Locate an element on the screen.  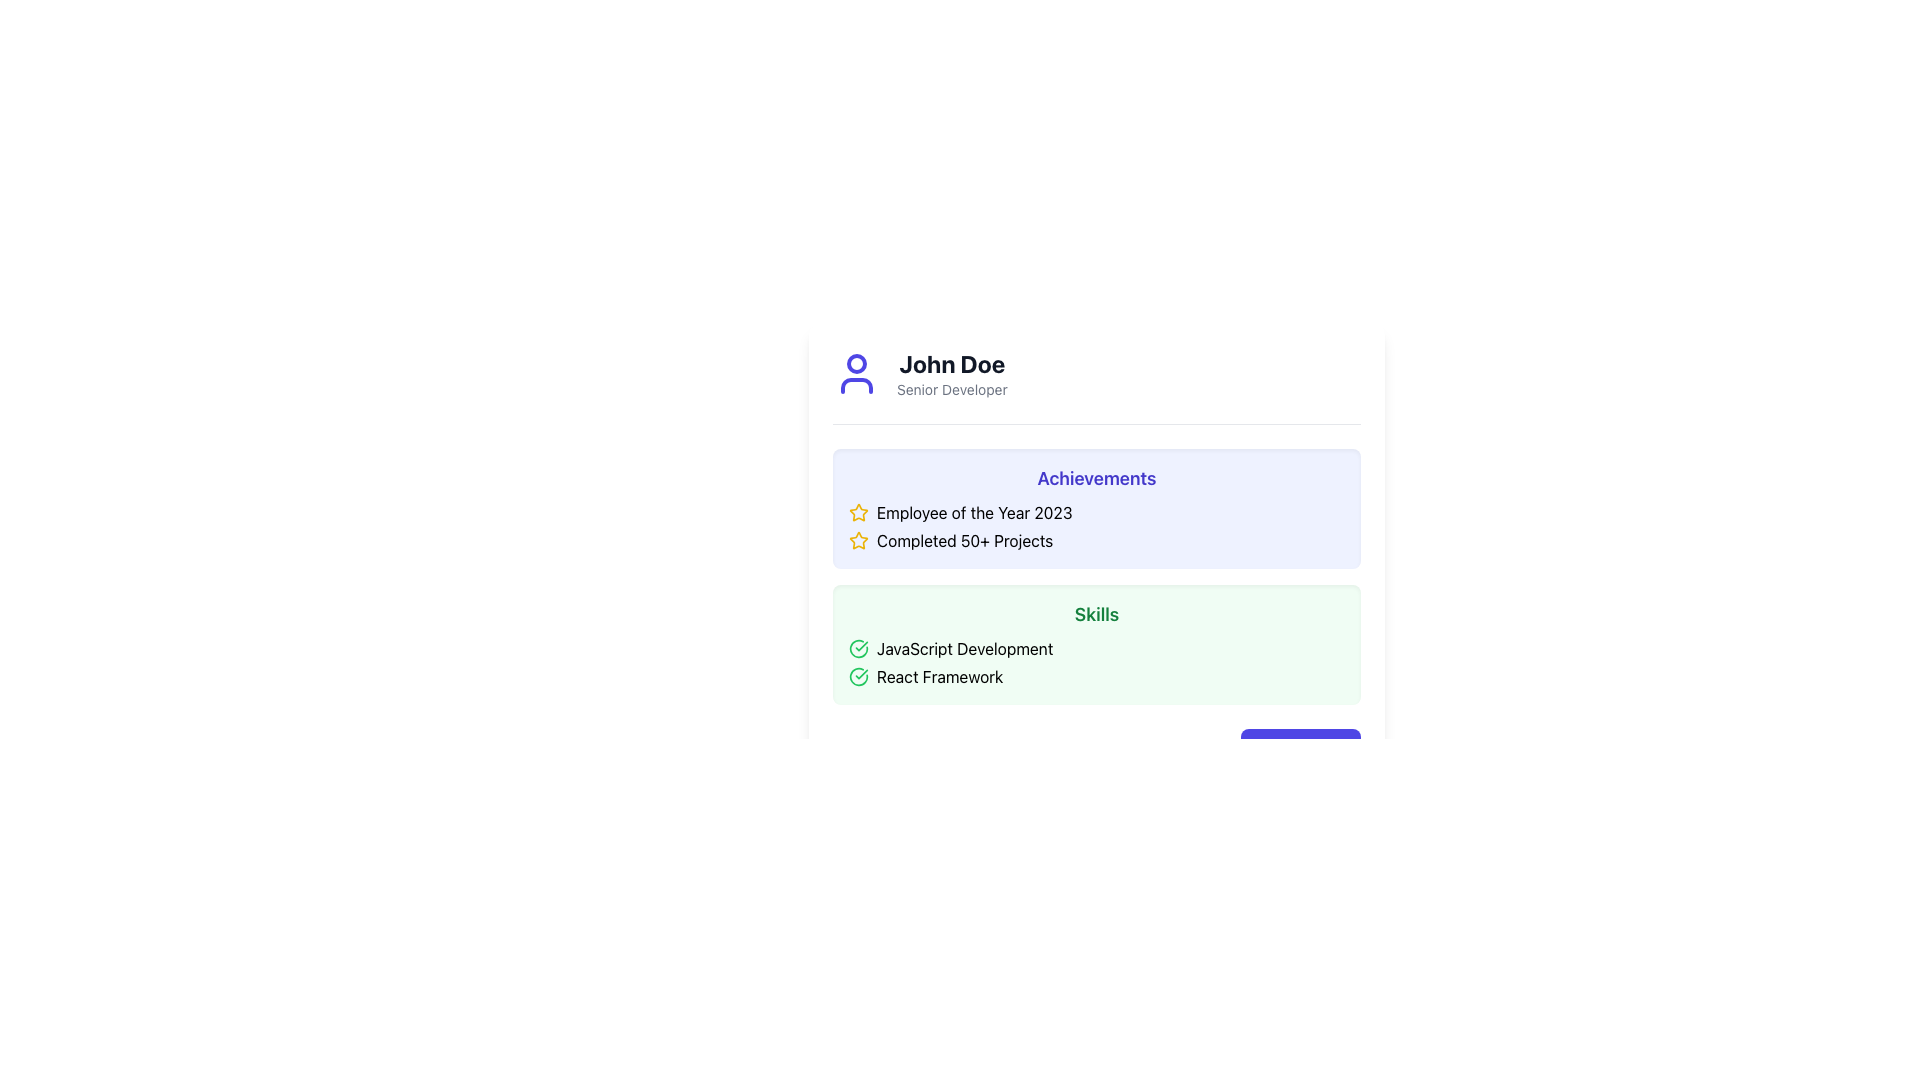
the 'React Framework' label, which is the second item in the 'Skills' section, displayed in bold text on a green background is located at coordinates (939, 676).